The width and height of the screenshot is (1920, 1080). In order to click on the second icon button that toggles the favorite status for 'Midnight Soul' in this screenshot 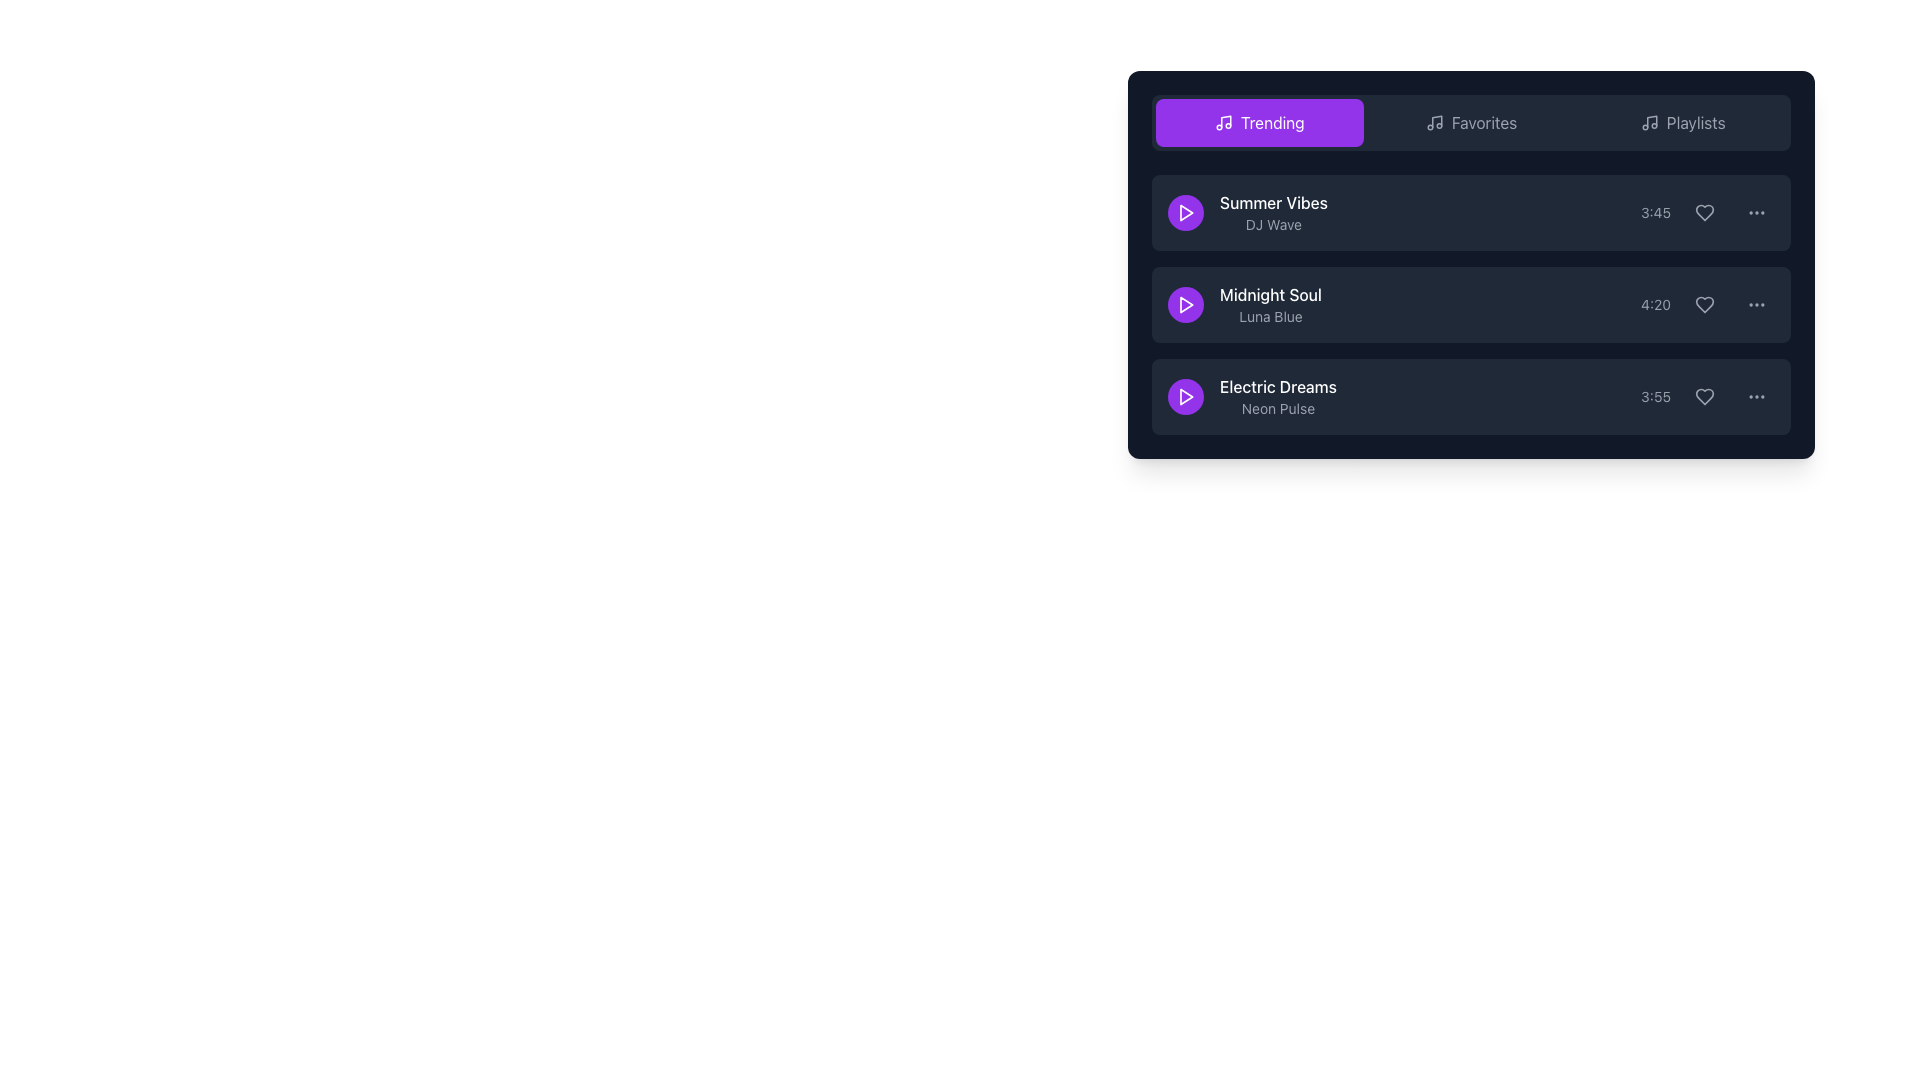, I will do `click(1703, 304)`.